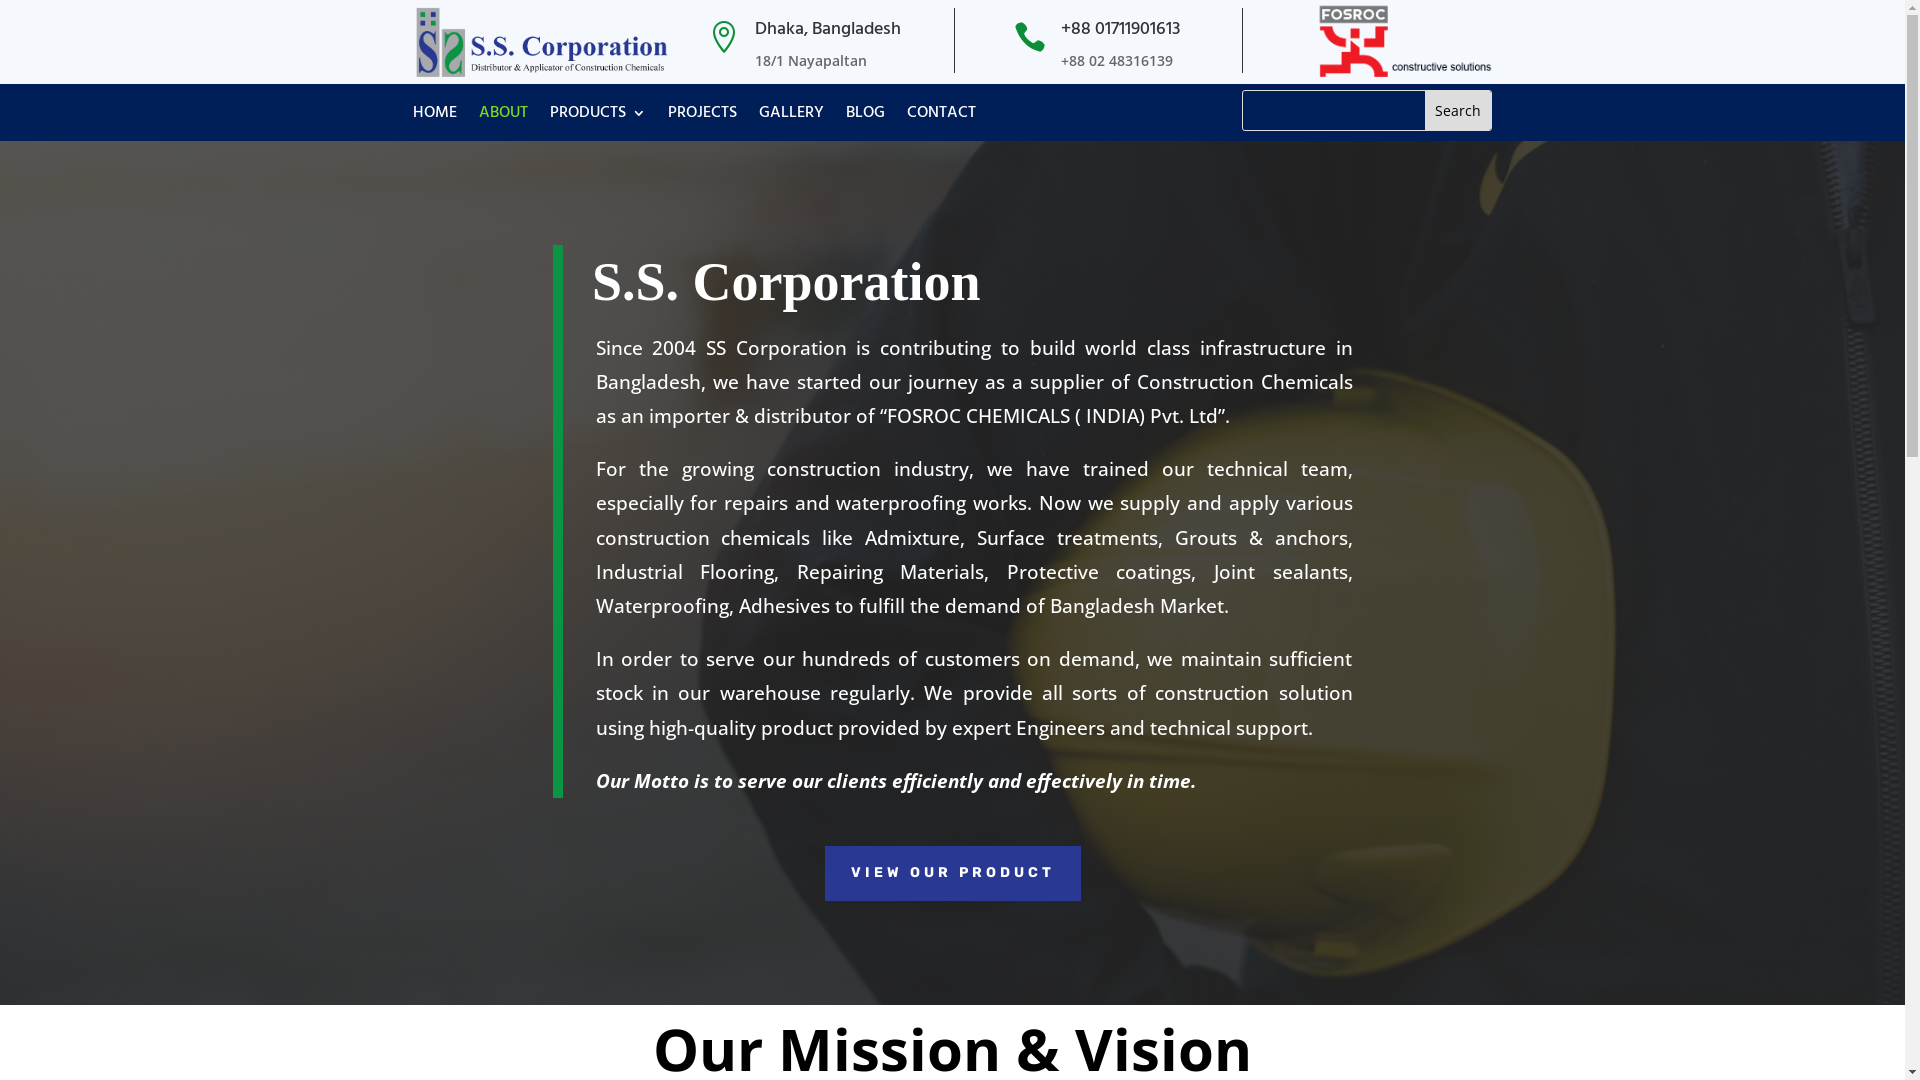 The image size is (1920, 1080). I want to click on 'PRODUCTS', so click(597, 116).